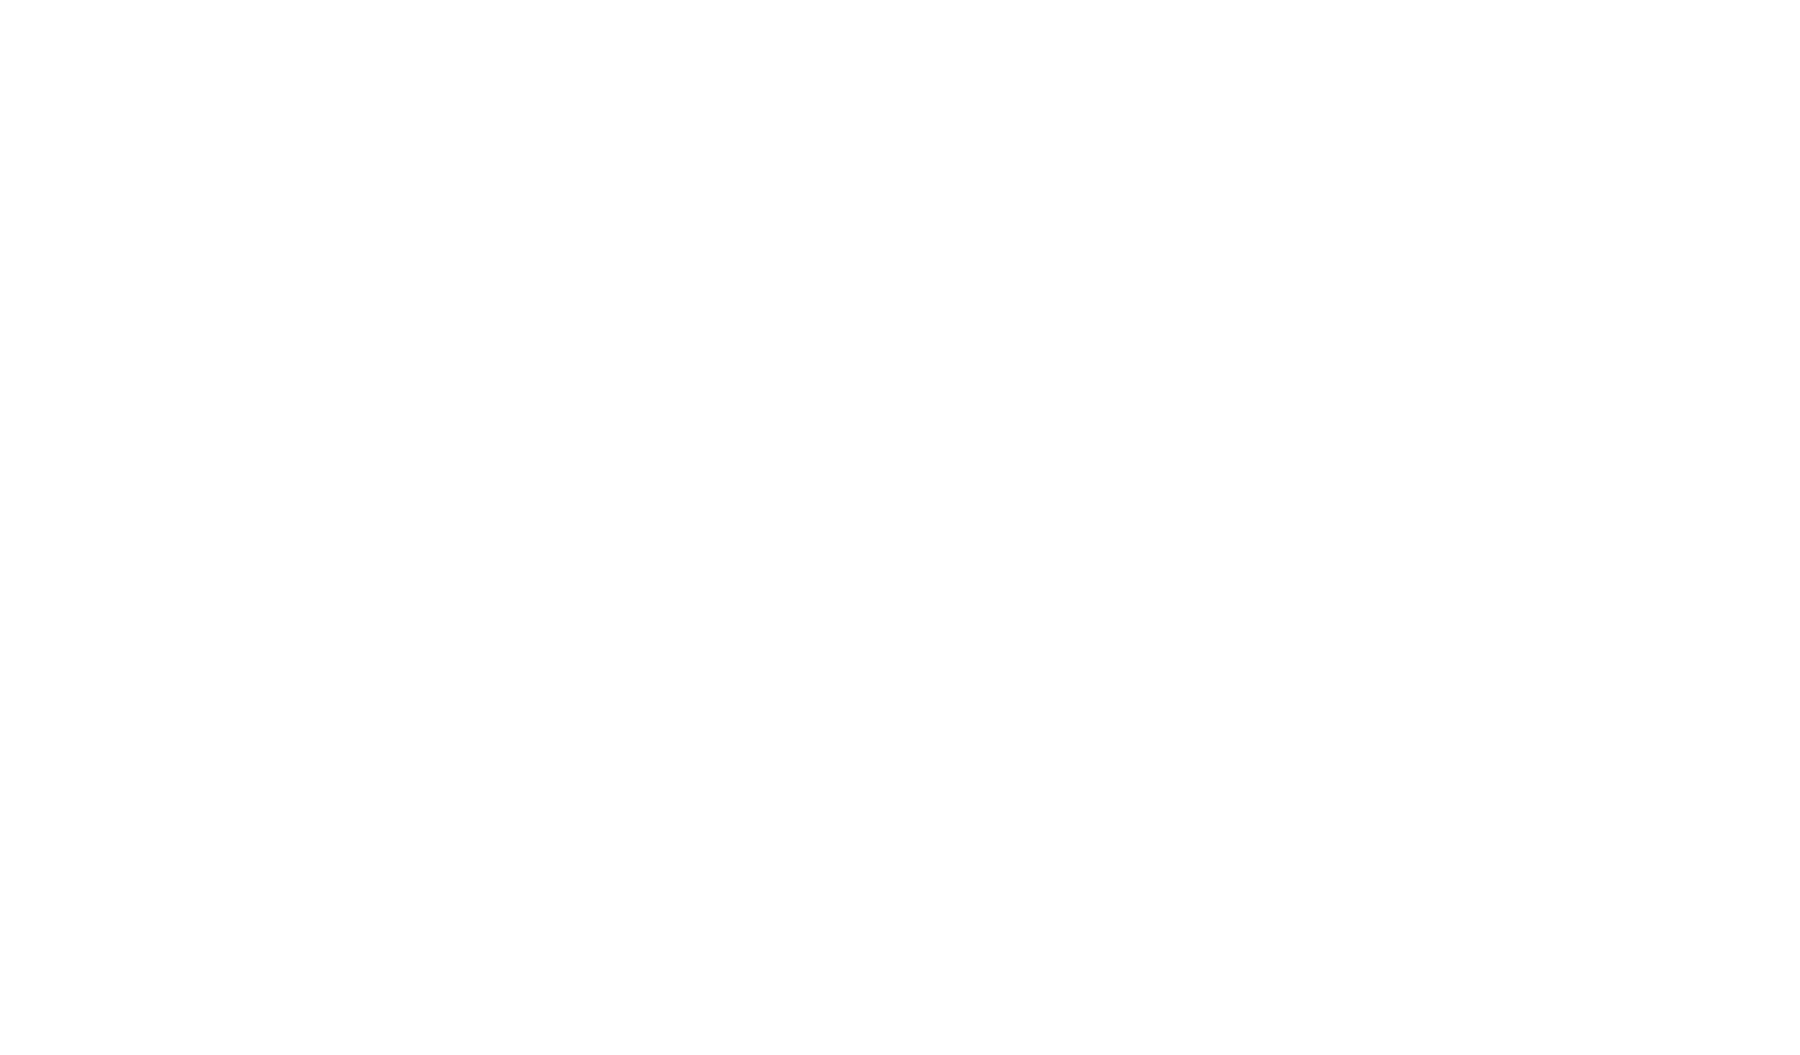 The height and width of the screenshot is (1055, 1800). What do you see at coordinates (900, 1003) in the screenshot?
I see `'© 2023 - Welding Value. All Rights Reserved'` at bounding box center [900, 1003].